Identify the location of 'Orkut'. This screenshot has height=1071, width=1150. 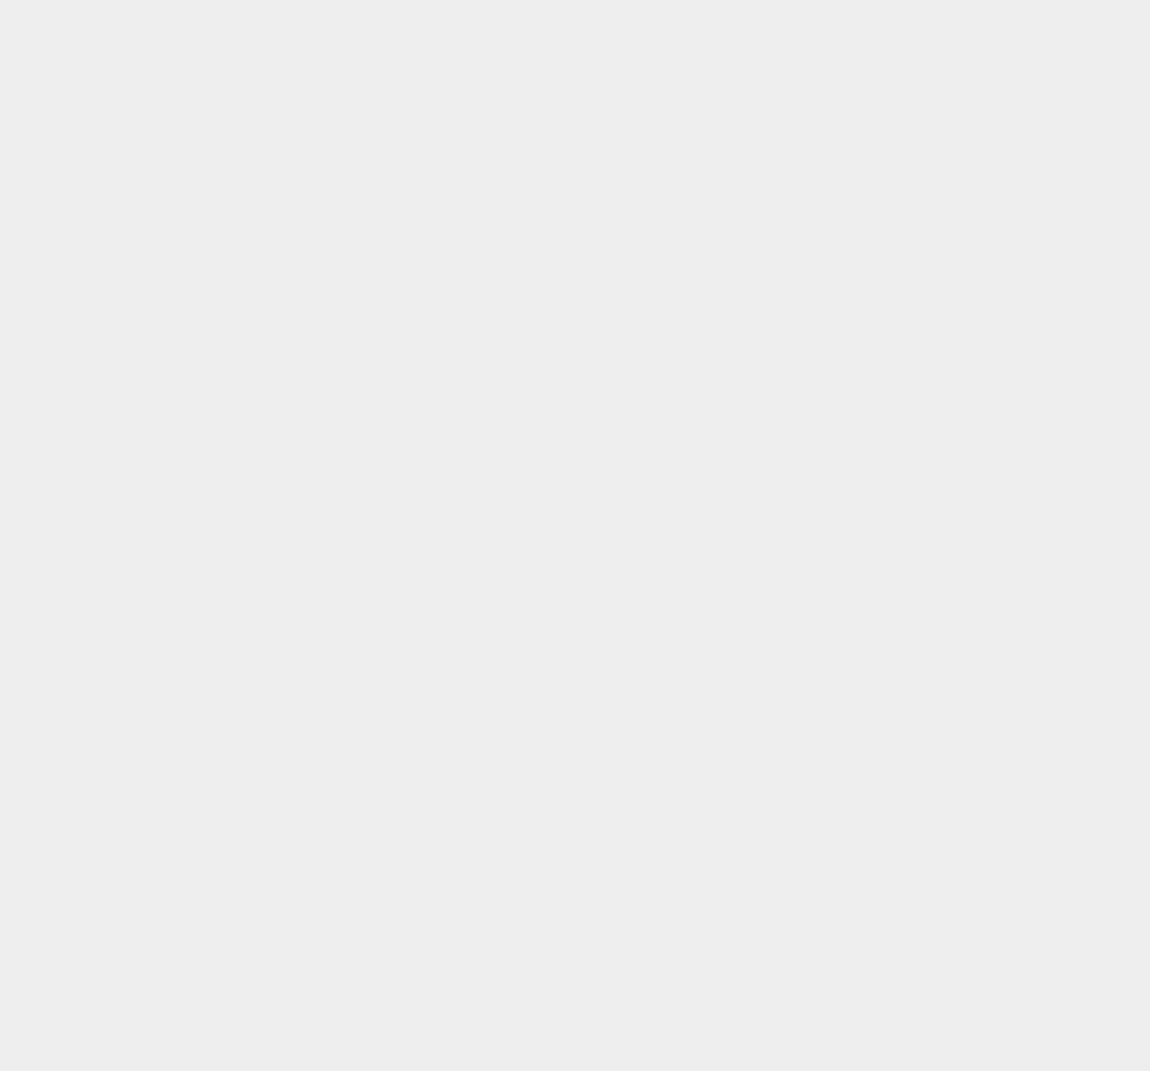
(829, 551).